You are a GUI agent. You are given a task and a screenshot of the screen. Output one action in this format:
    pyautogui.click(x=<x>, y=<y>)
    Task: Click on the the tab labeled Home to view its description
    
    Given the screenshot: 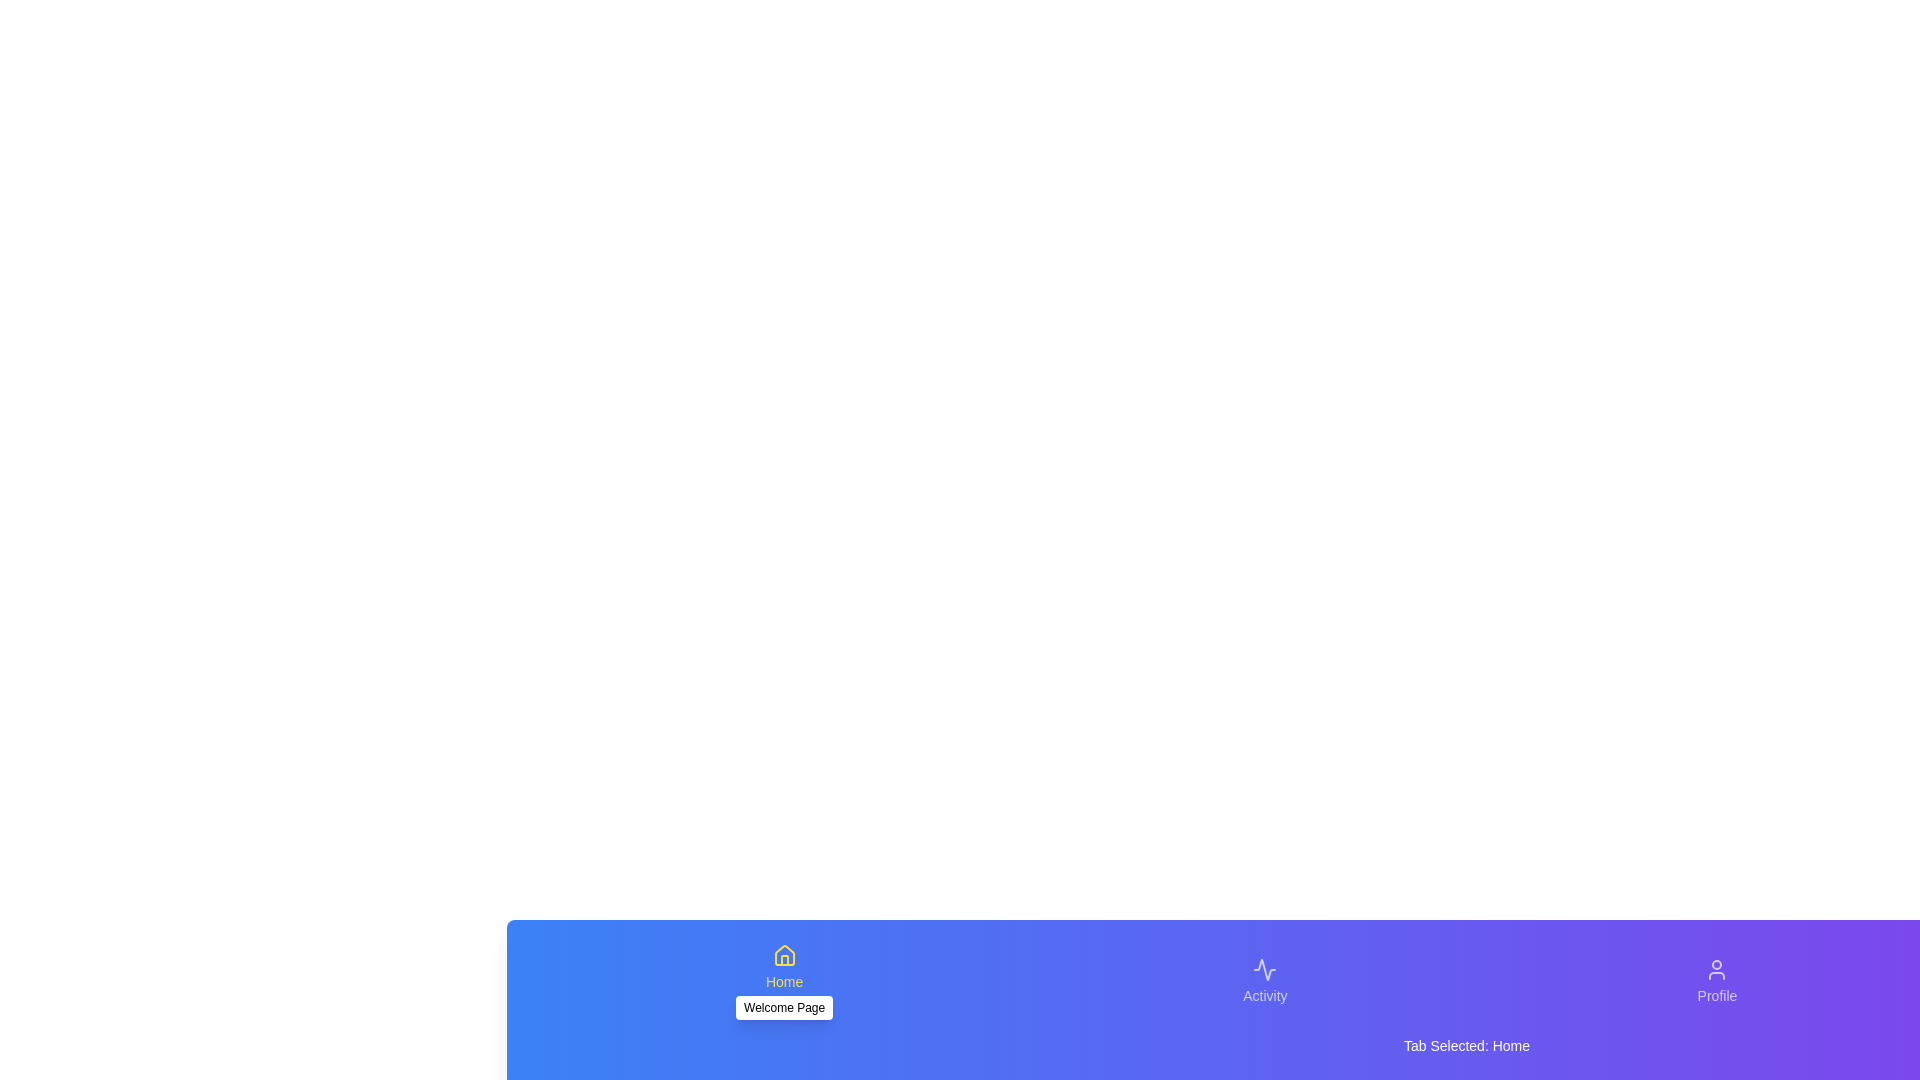 What is the action you would take?
    pyautogui.click(x=783, y=981)
    